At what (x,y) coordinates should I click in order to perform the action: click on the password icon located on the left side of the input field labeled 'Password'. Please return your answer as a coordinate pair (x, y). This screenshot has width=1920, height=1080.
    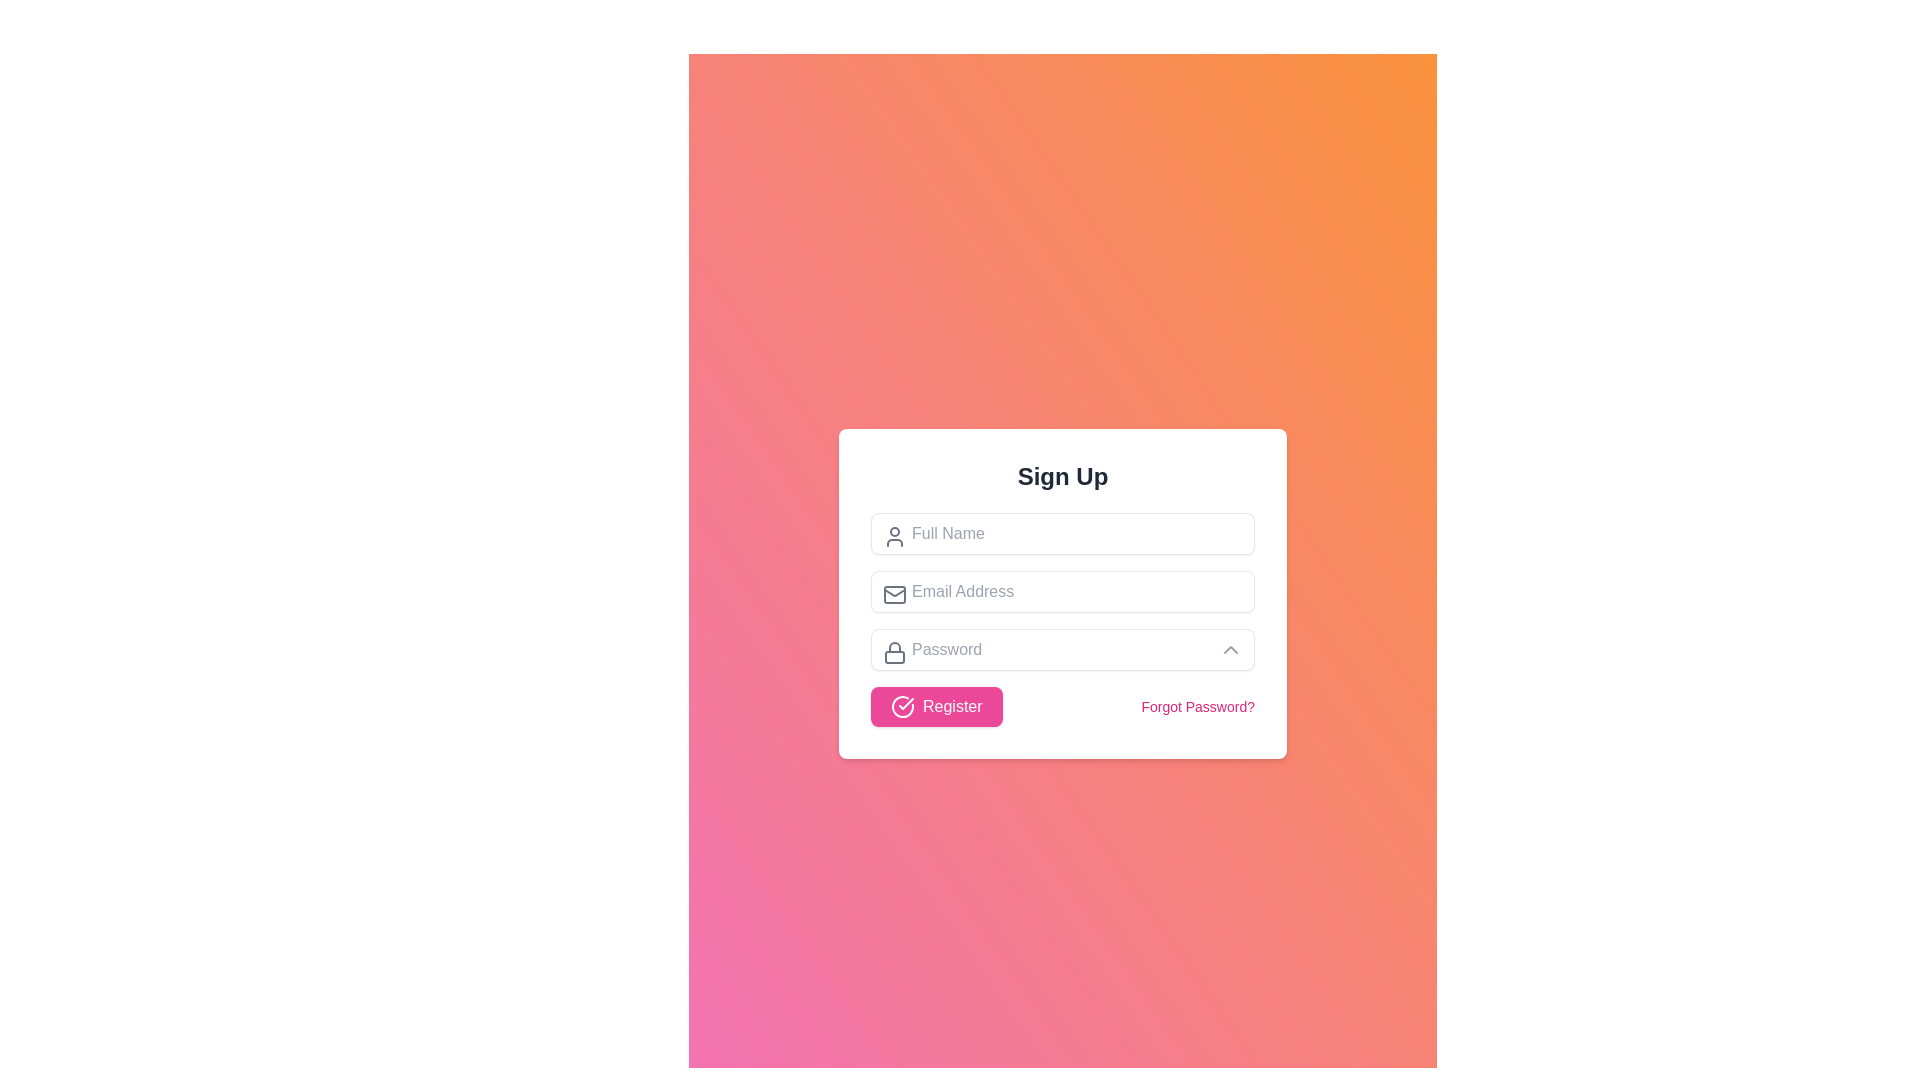
    Looking at the image, I should click on (893, 652).